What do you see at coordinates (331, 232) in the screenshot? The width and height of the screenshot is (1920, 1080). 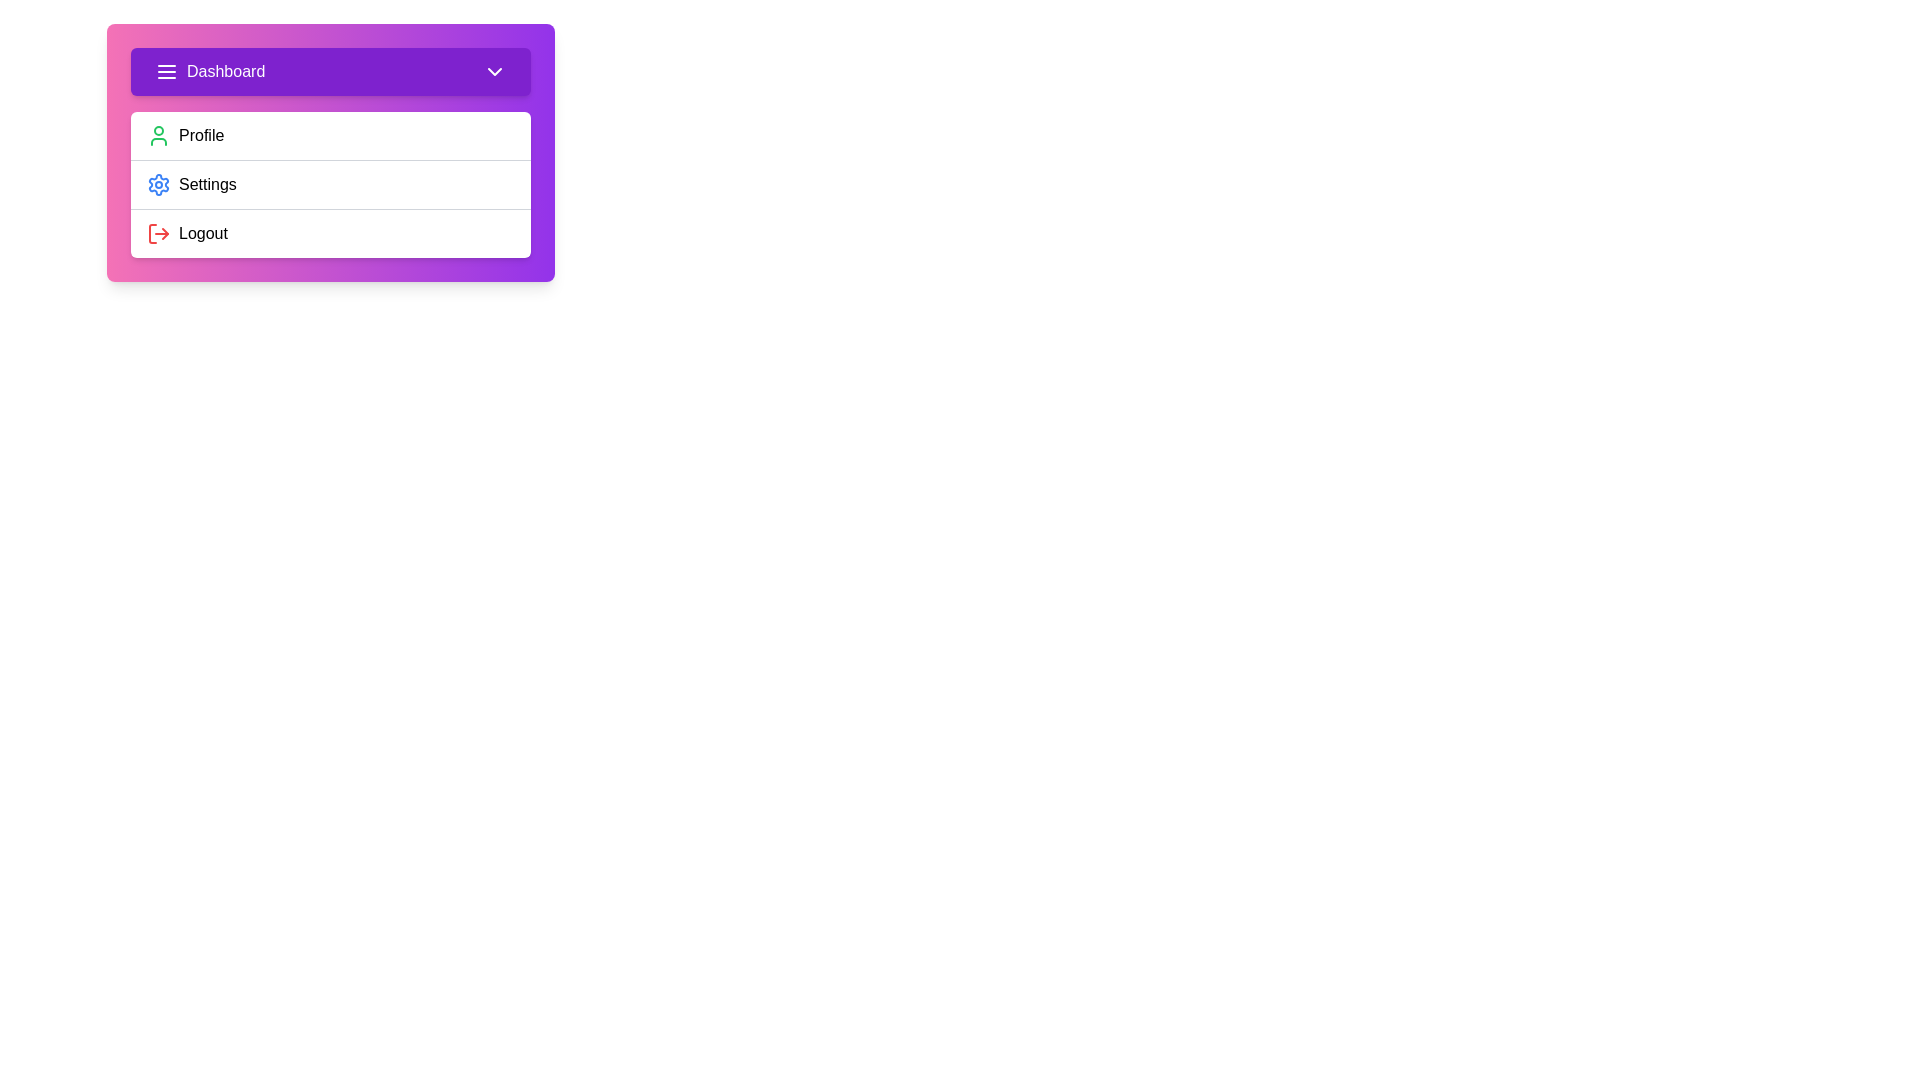 I see `the 'Logout' option in the menu` at bounding box center [331, 232].